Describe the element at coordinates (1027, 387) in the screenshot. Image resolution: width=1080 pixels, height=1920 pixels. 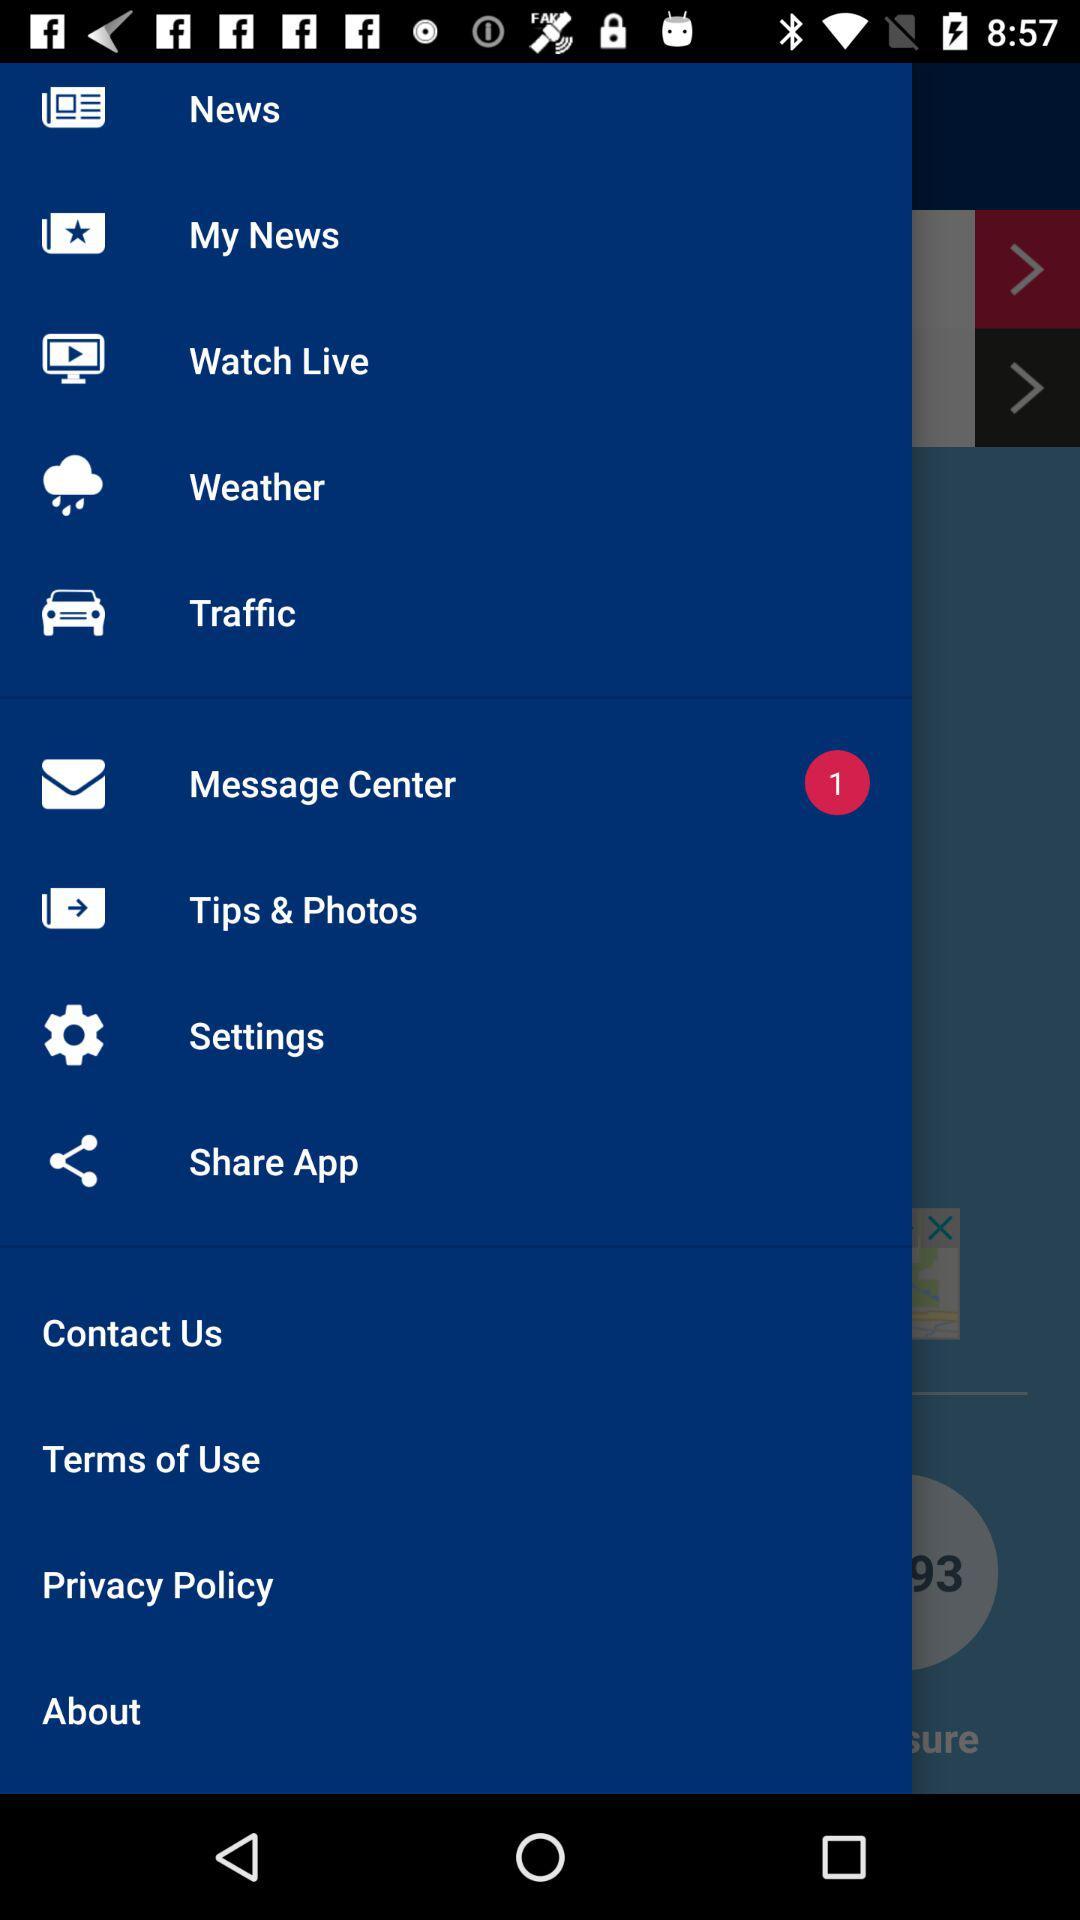
I see `the second forward button at the top of the page` at that location.